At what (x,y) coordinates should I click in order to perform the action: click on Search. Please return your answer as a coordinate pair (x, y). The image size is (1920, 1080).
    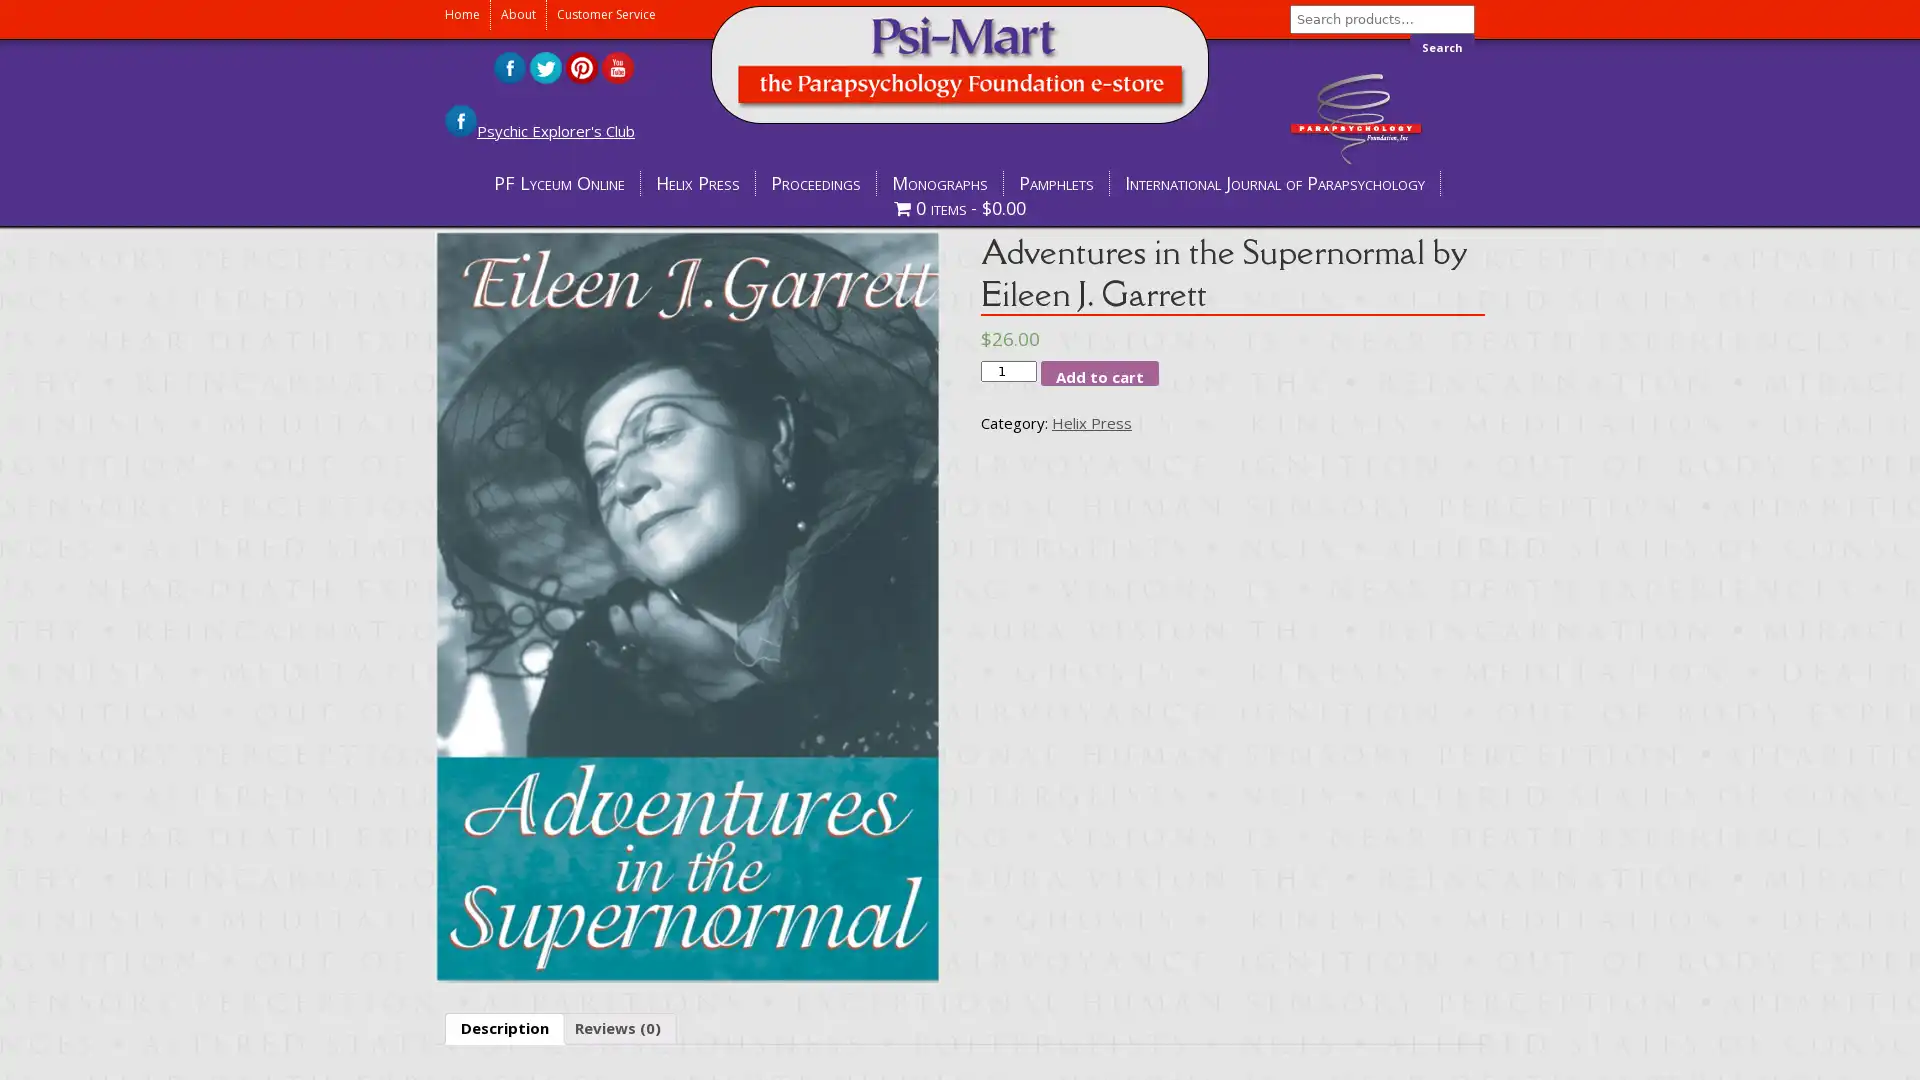
    Looking at the image, I should click on (1442, 46).